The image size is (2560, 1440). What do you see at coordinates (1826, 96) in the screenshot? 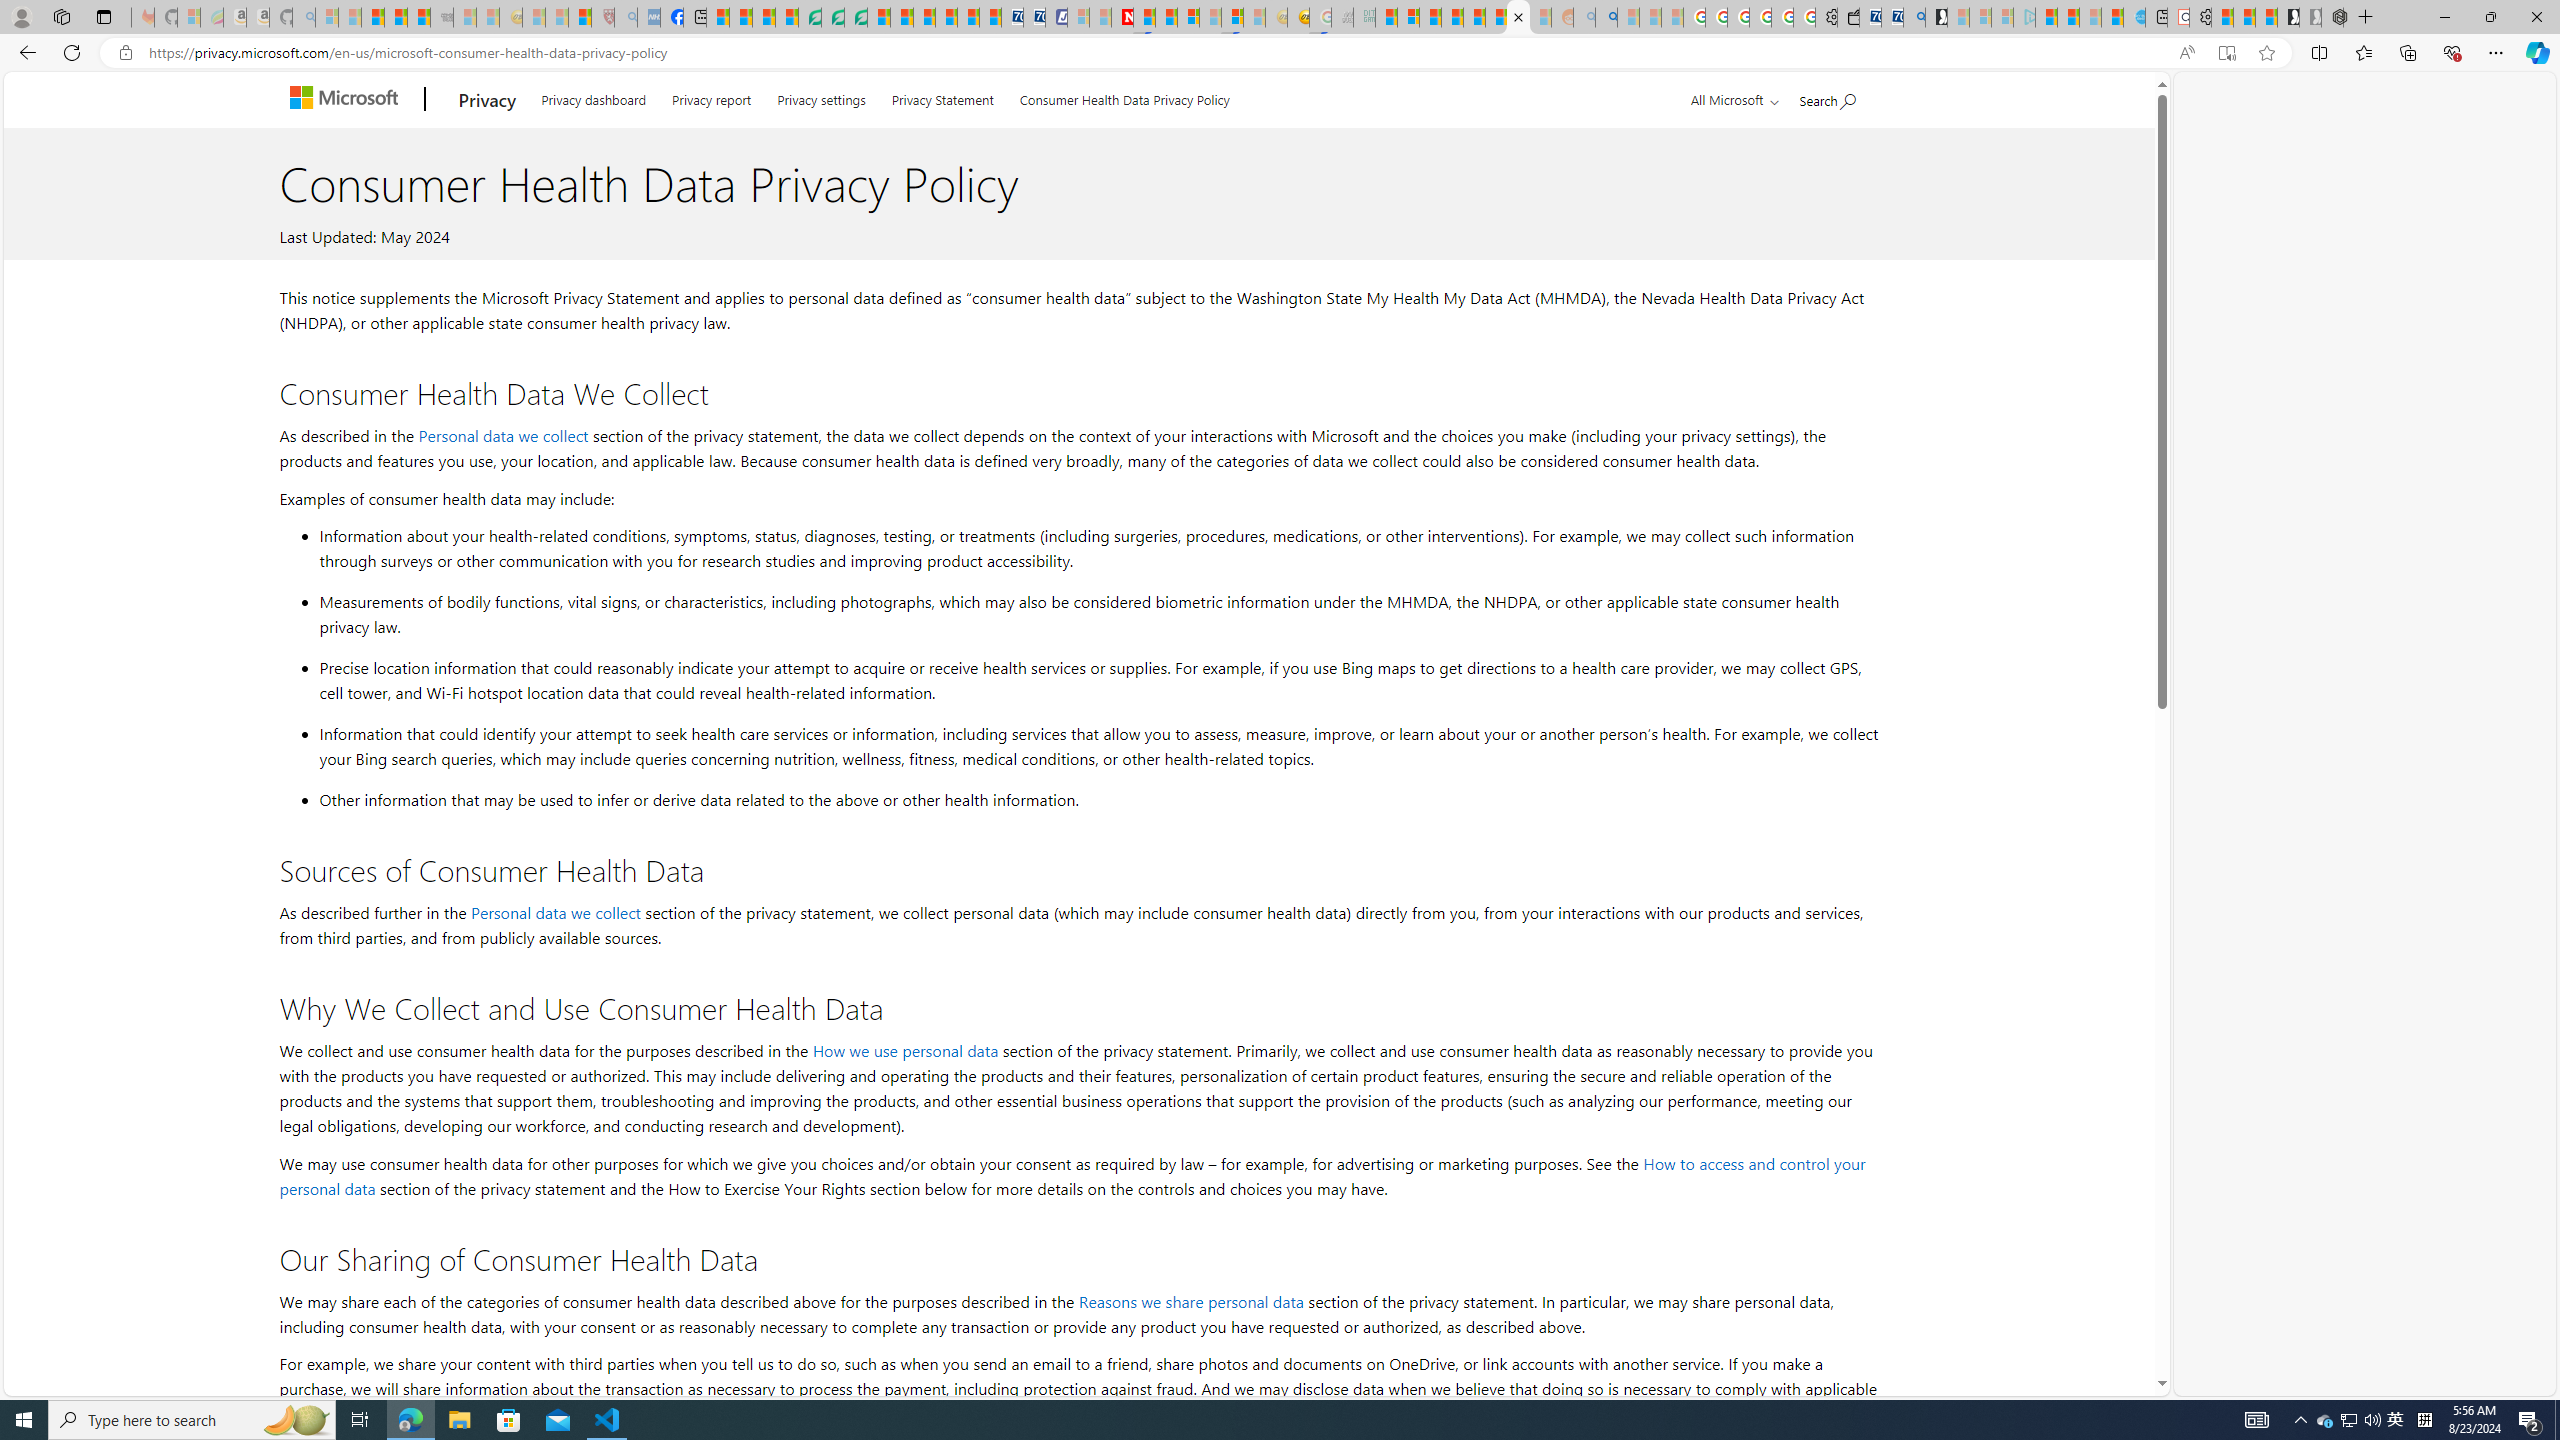
I see `'Search Microsoft.com'` at bounding box center [1826, 96].